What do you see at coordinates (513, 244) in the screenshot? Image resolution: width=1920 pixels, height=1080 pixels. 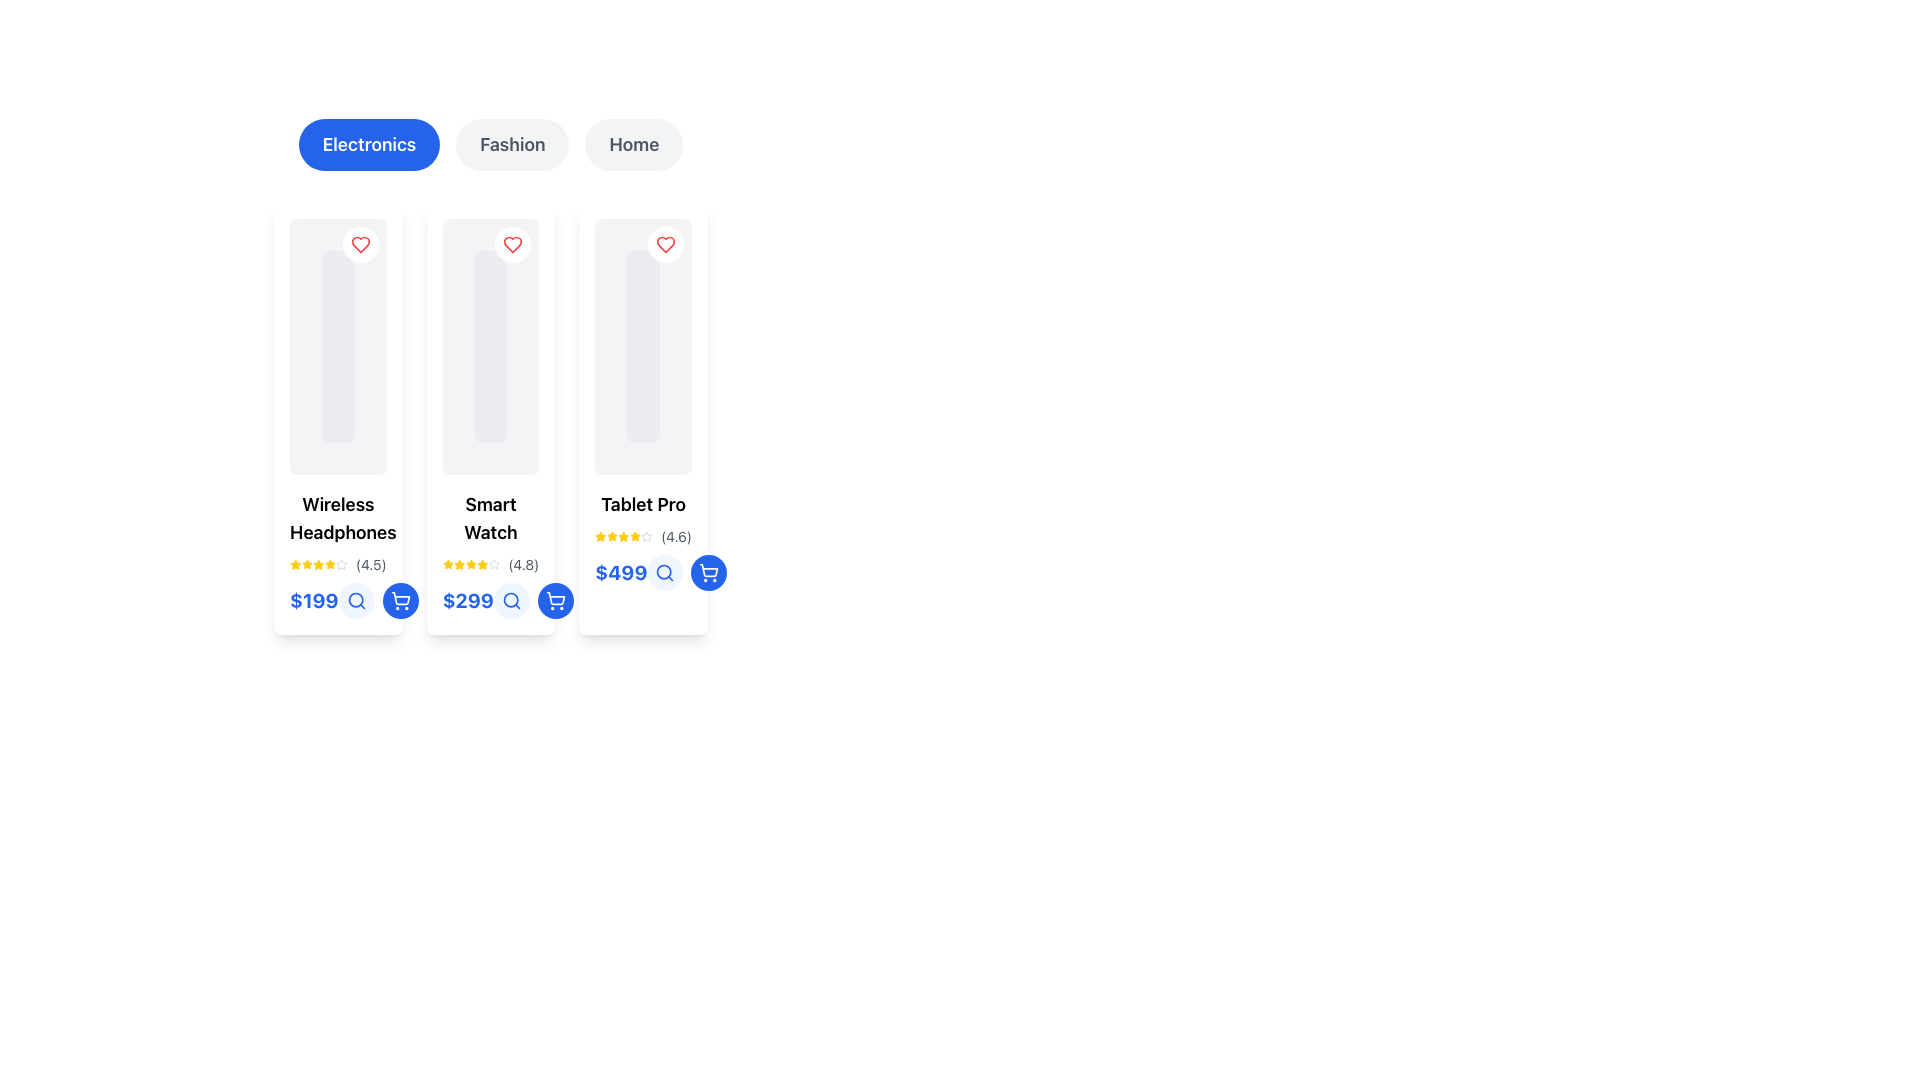 I see `the favorite button located at the top-right corner of the 'Smart Watch' card to like the item` at bounding box center [513, 244].